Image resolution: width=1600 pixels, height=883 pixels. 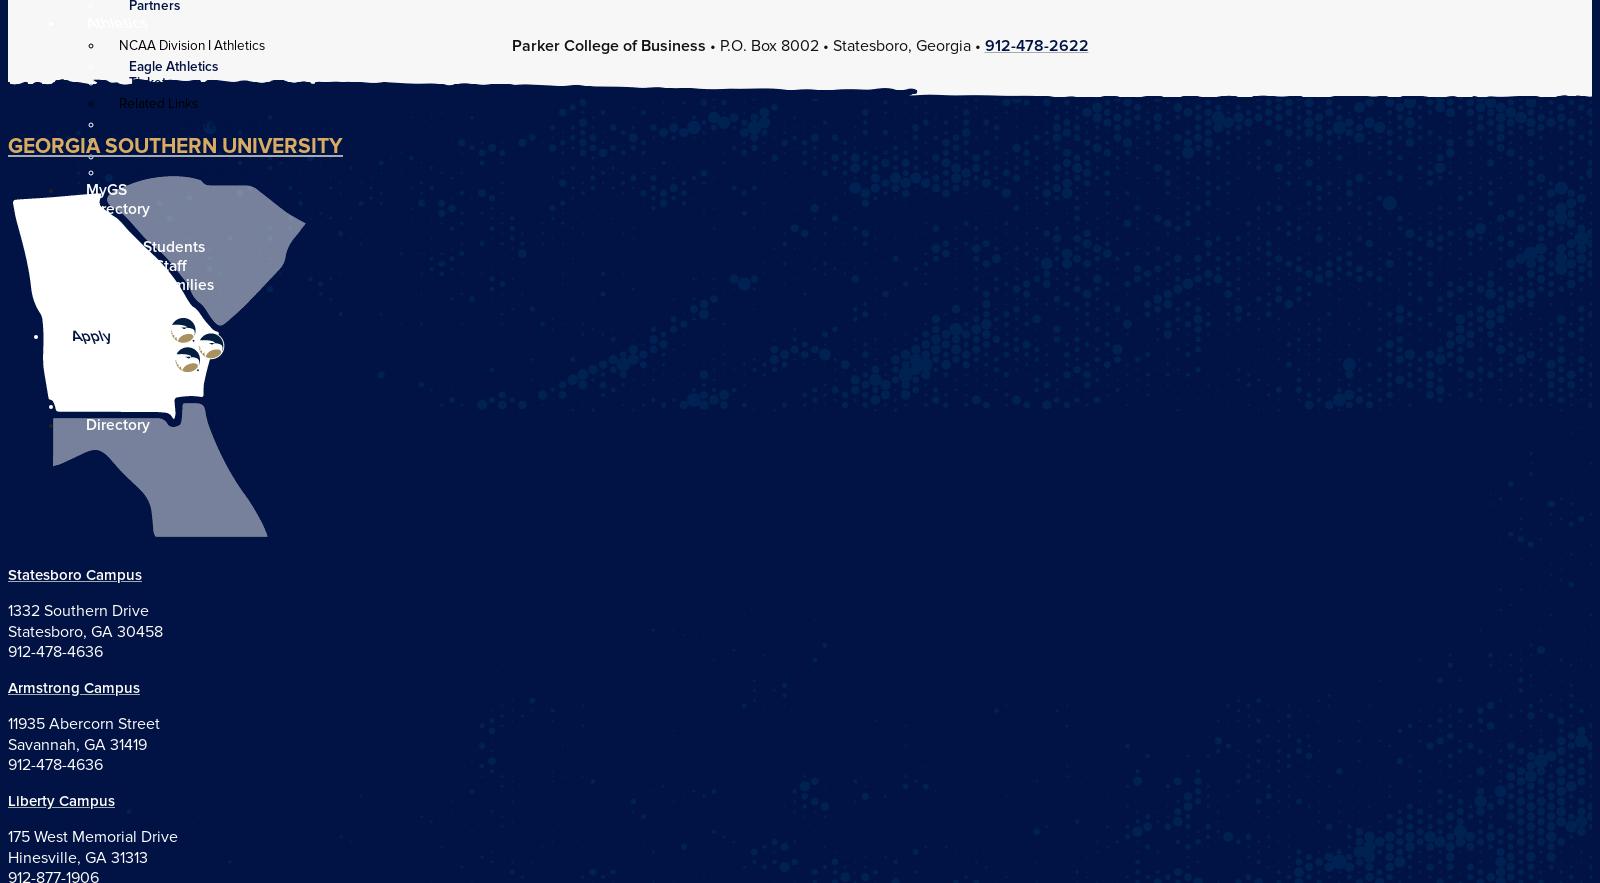 What do you see at coordinates (163, 156) in the screenshot?
I see `'Golf Course'` at bounding box center [163, 156].